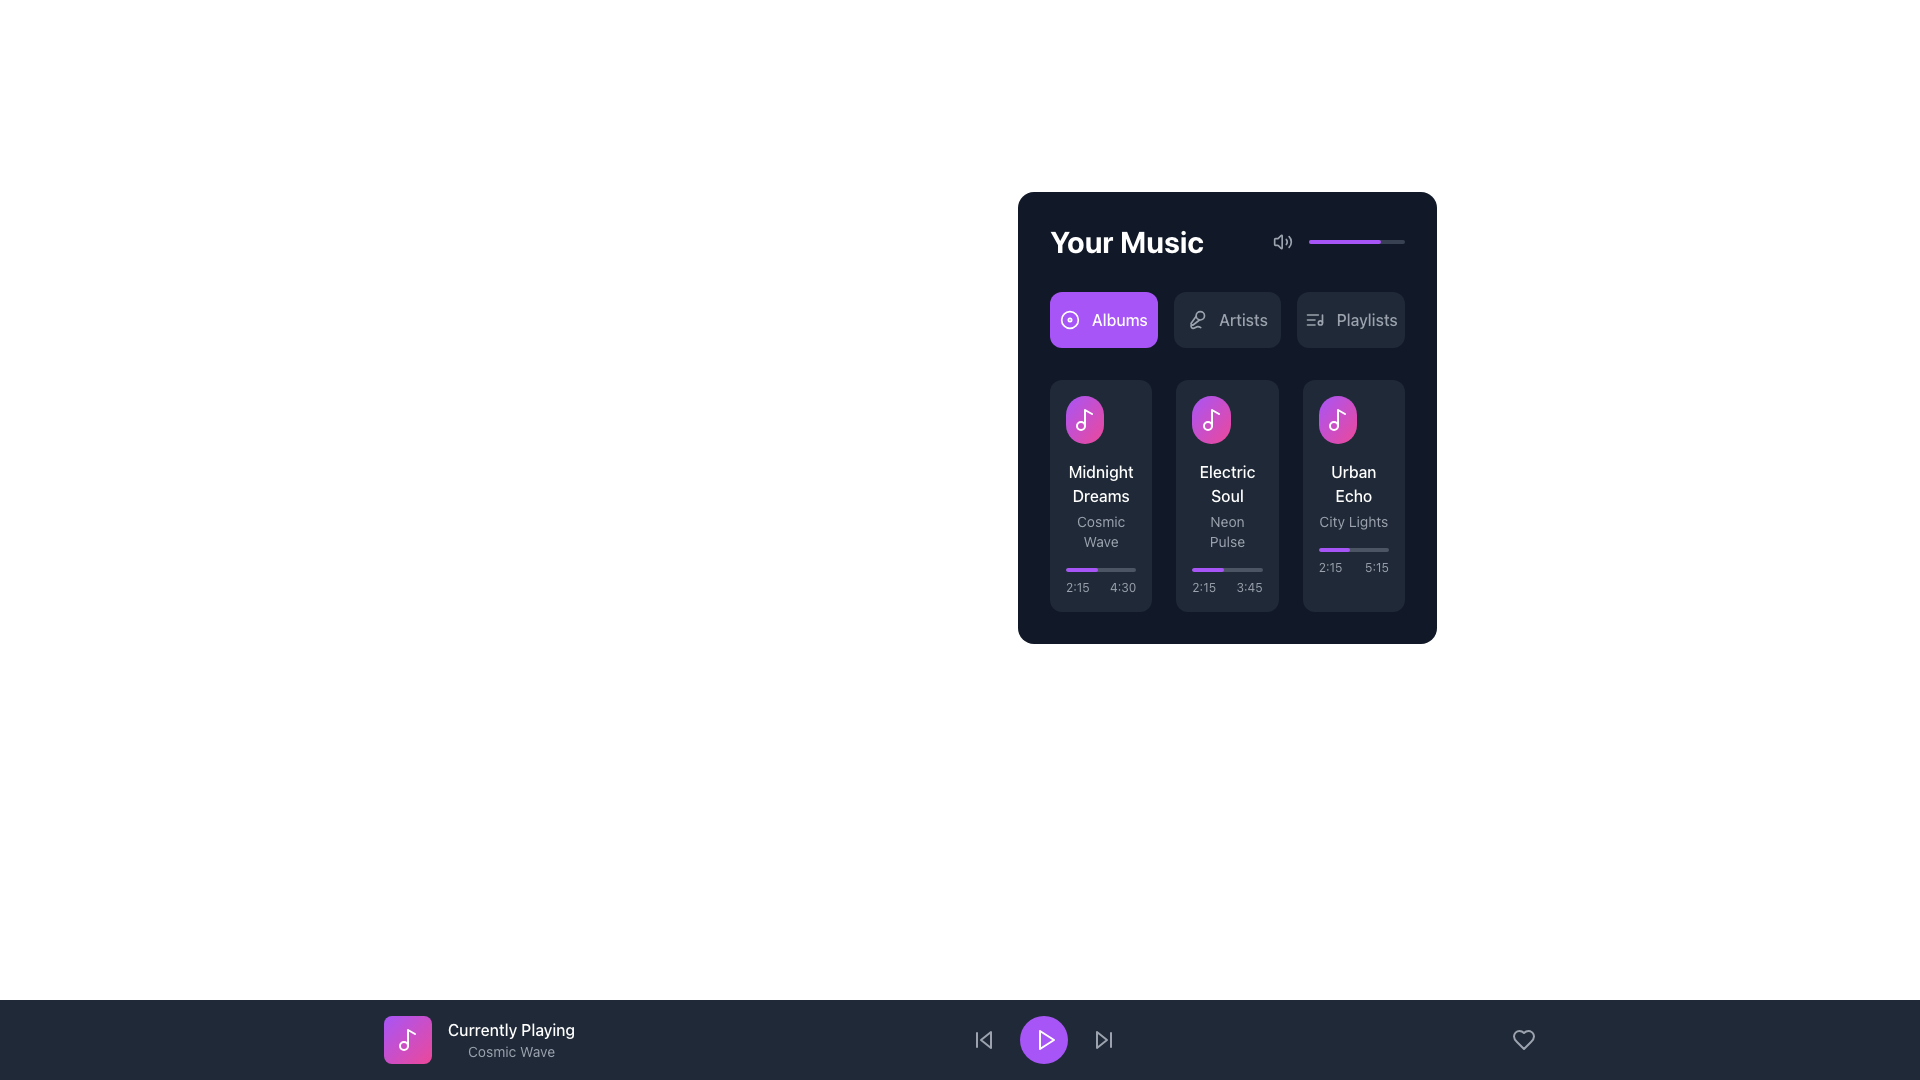 The width and height of the screenshot is (1920, 1080). Describe the element at coordinates (1118, 319) in the screenshot. I see `text component displaying 'Albums' which is centered within a purple button-like structure in the music navigation UI` at that location.